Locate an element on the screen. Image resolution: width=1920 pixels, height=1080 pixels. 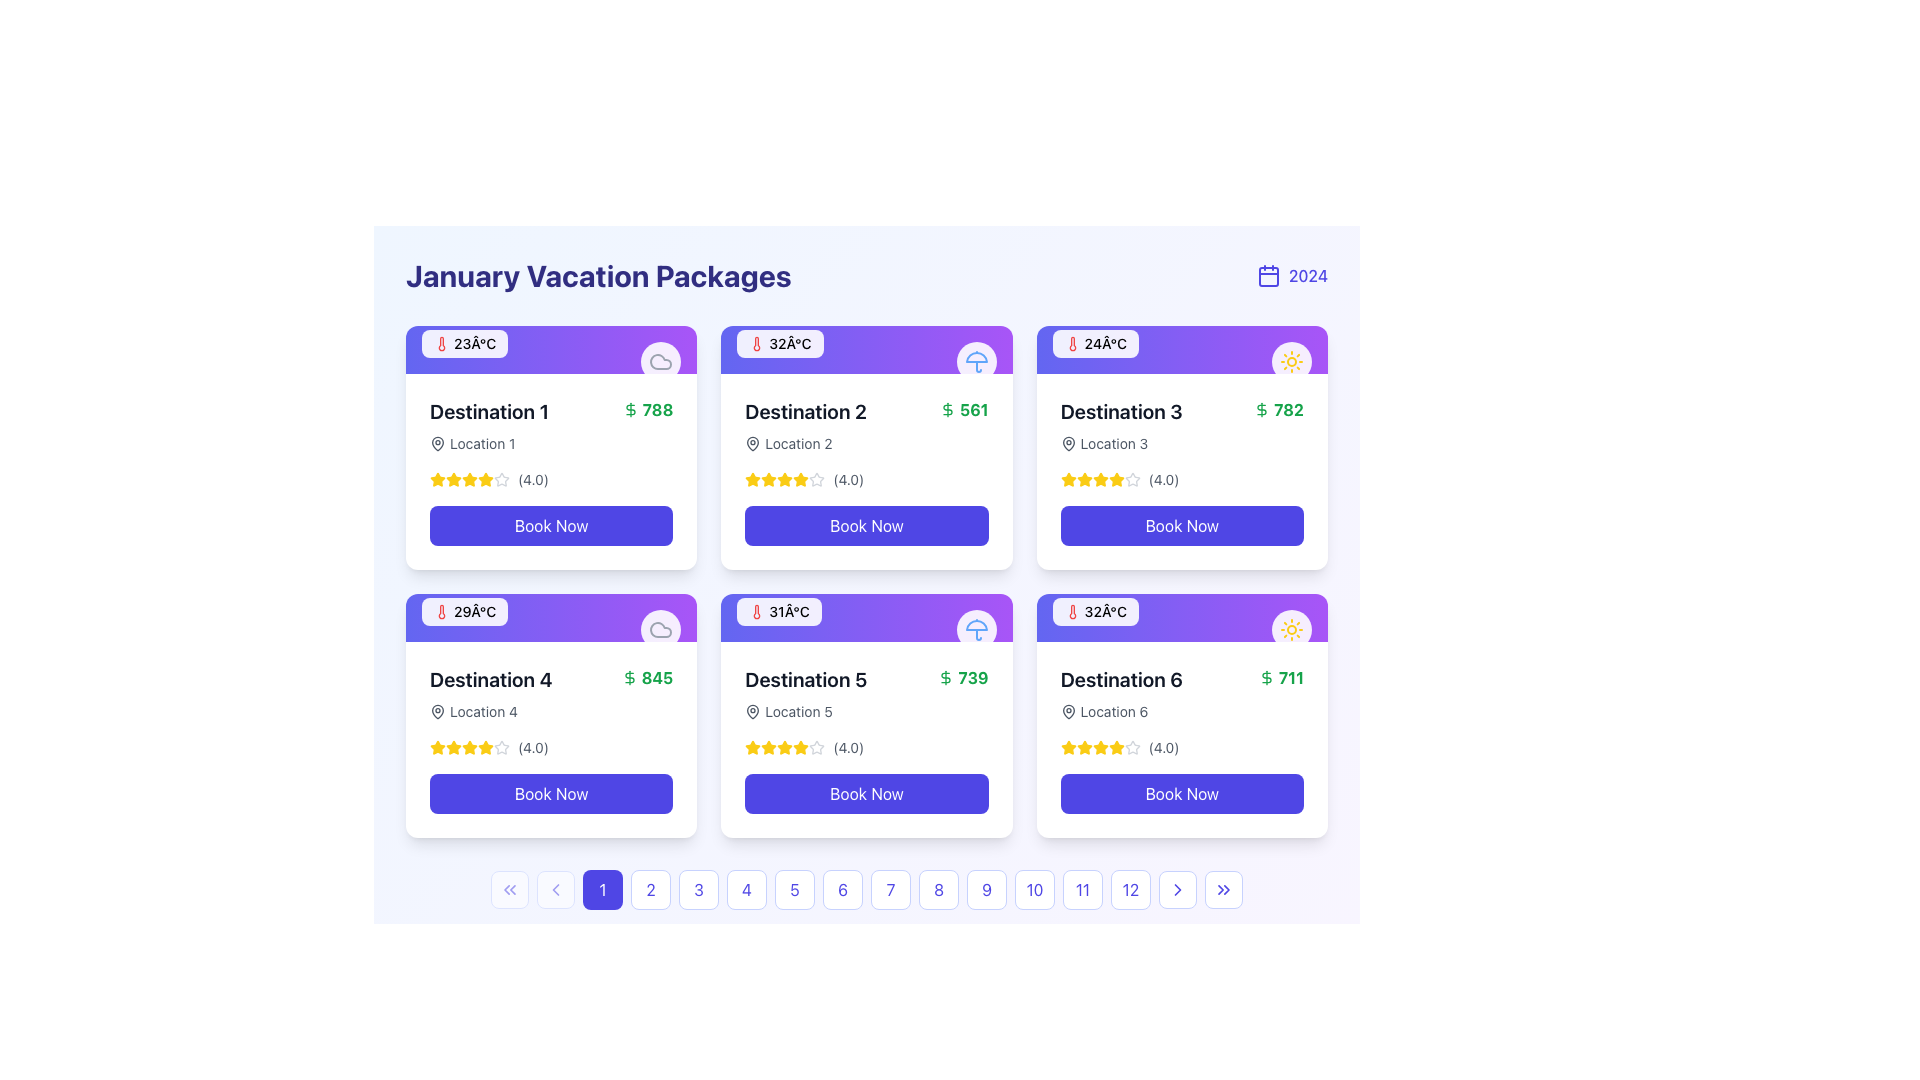
the red thermometer icon located in the top left corner of the card labeled 'Destination 2', positioned to the left of the temperature label '32°C' is located at coordinates (756, 342).